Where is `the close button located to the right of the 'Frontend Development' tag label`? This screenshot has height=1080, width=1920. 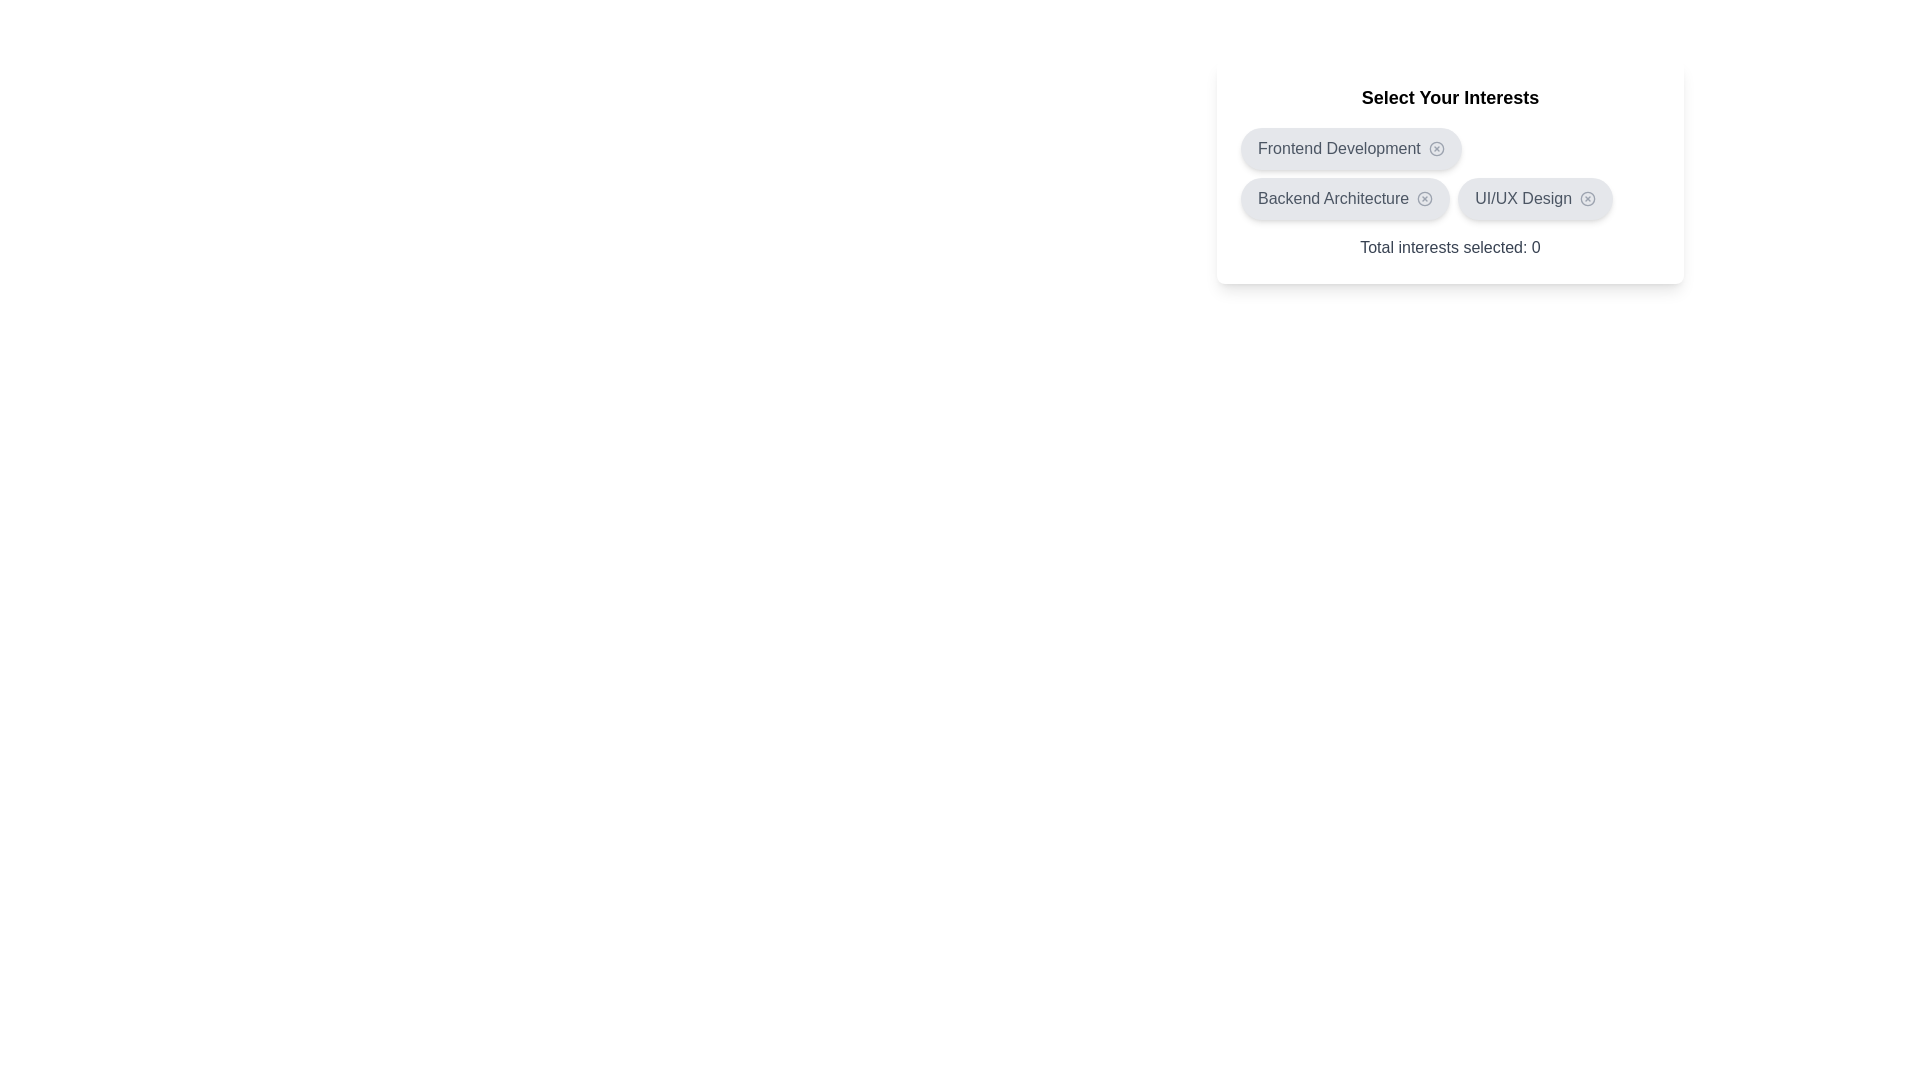 the close button located to the right of the 'Frontend Development' tag label is located at coordinates (1435, 148).